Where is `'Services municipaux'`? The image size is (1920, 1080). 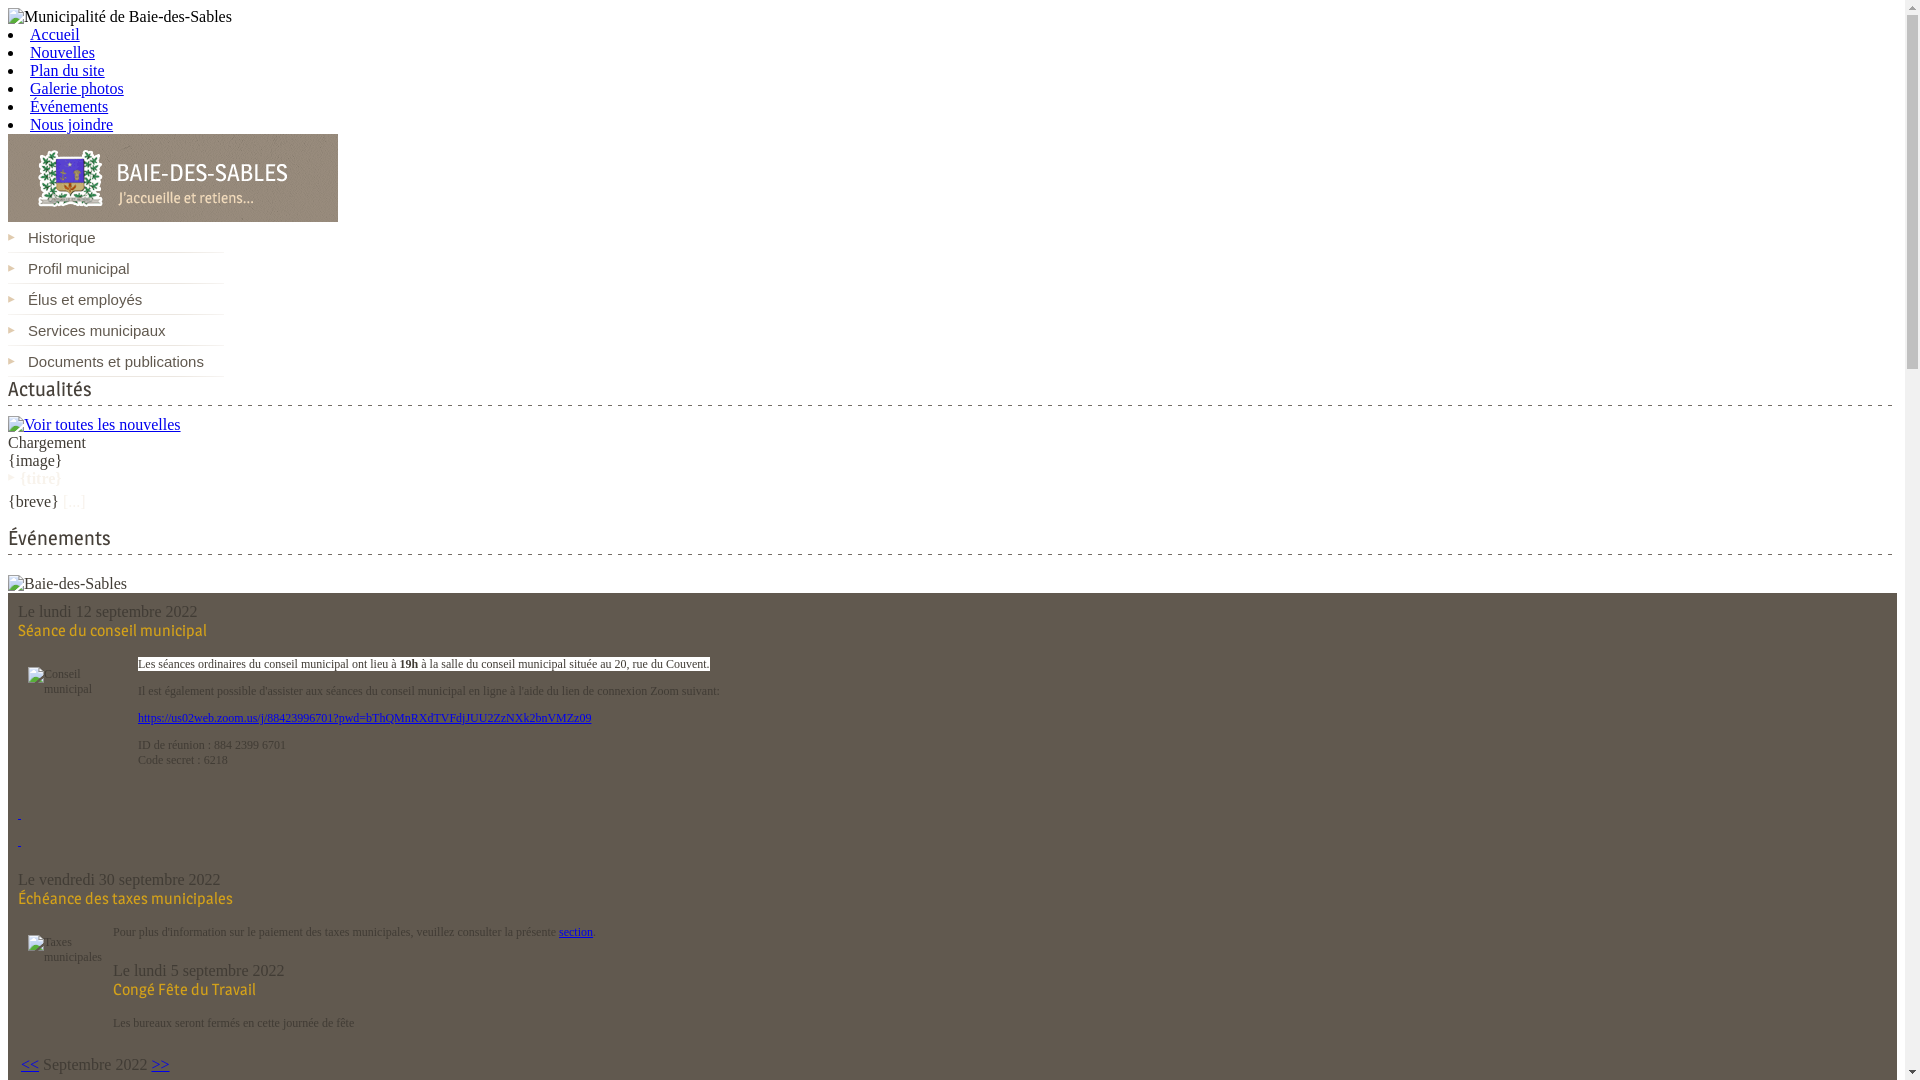
'Services municipaux' is located at coordinates (8, 329).